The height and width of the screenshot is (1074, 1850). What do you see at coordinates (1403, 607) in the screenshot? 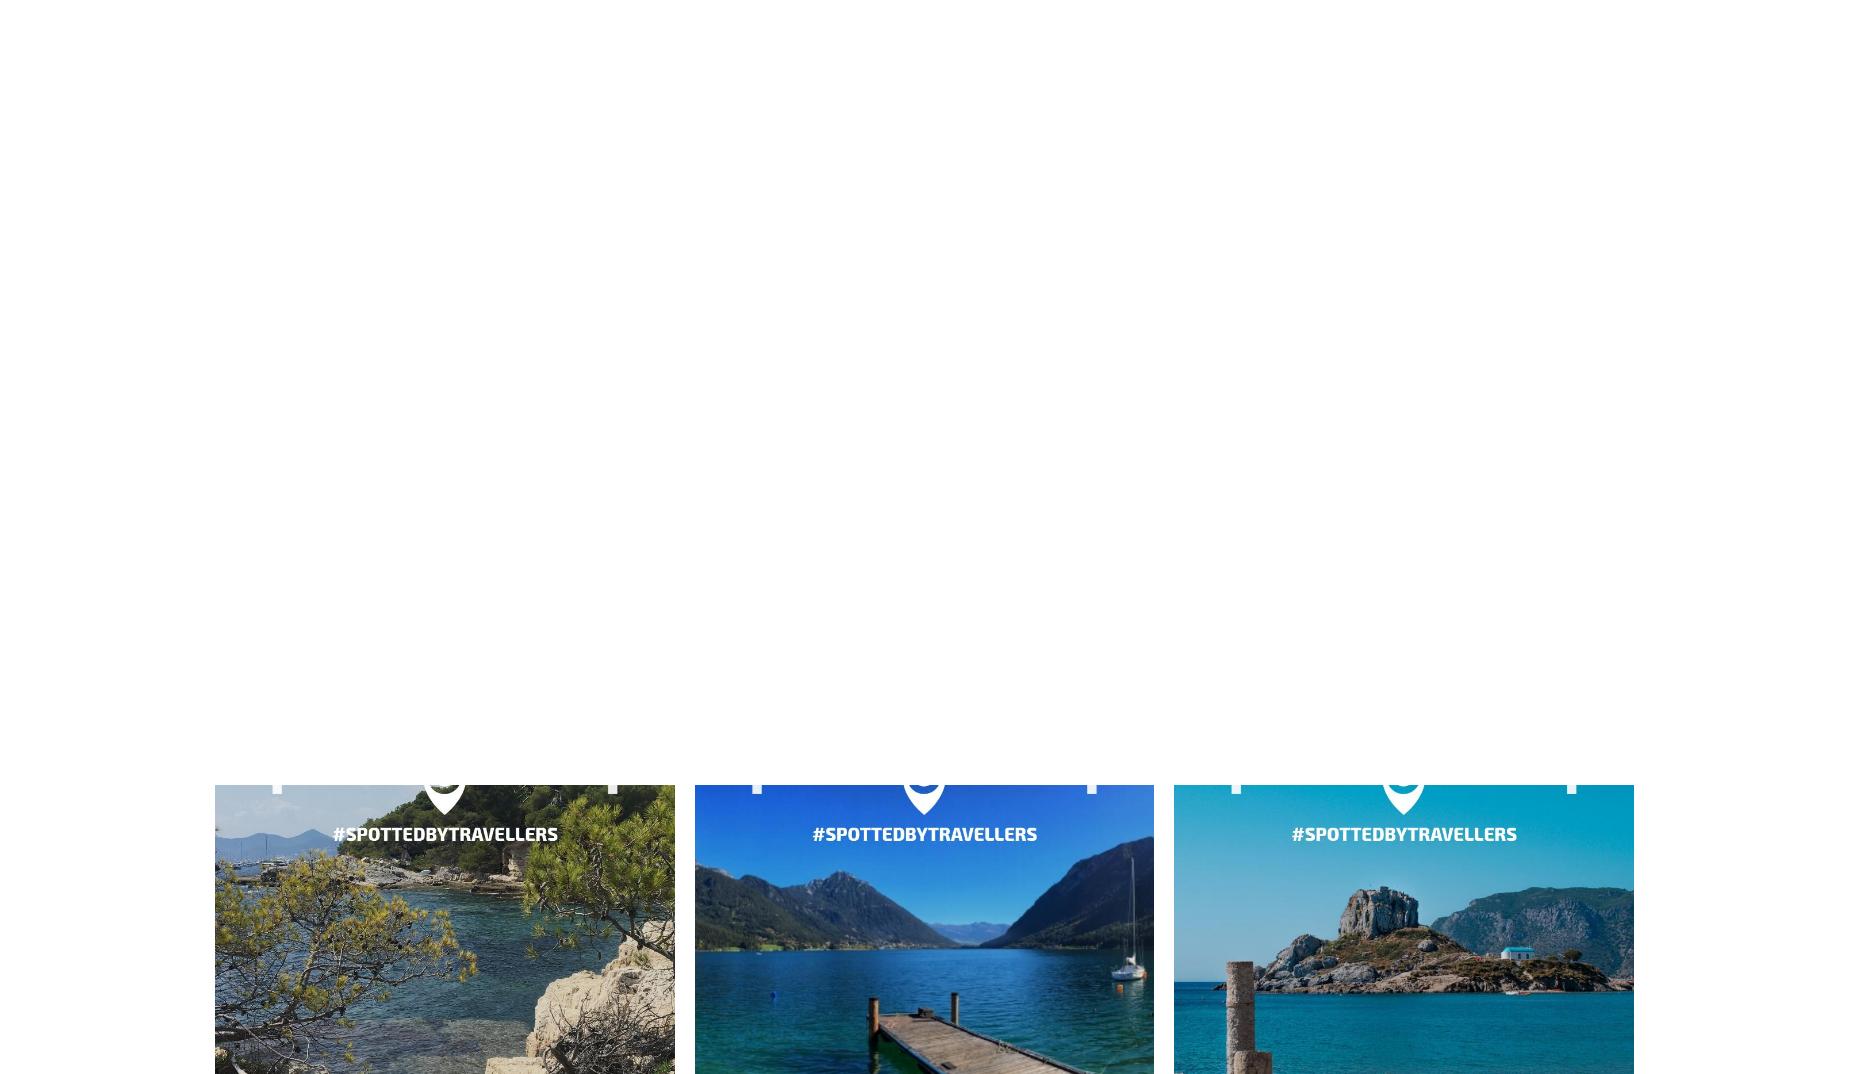
I see `'Tavira'` at bounding box center [1403, 607].